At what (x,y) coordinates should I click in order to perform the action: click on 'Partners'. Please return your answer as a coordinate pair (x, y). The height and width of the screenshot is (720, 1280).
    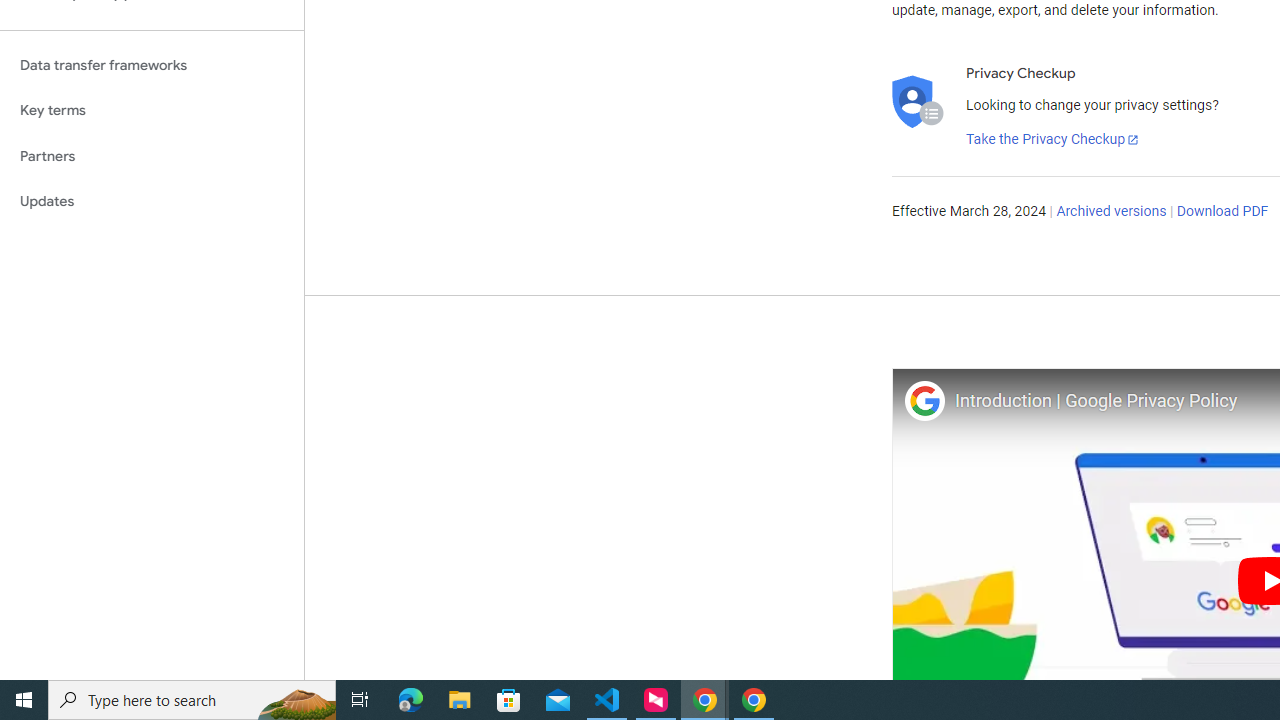
    Looking at the image, I should click on (151, 155).